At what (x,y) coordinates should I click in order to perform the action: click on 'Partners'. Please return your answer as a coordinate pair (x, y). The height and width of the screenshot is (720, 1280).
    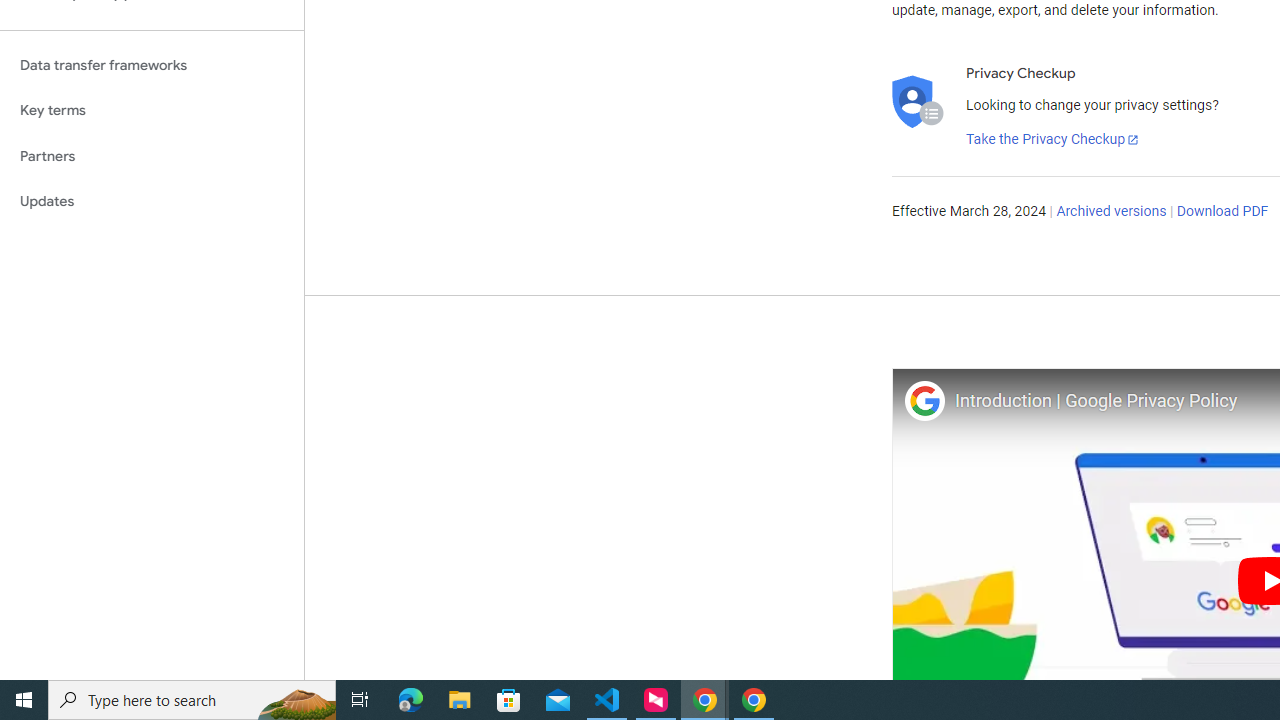
    Looking at the image, I should click on (151, 155).